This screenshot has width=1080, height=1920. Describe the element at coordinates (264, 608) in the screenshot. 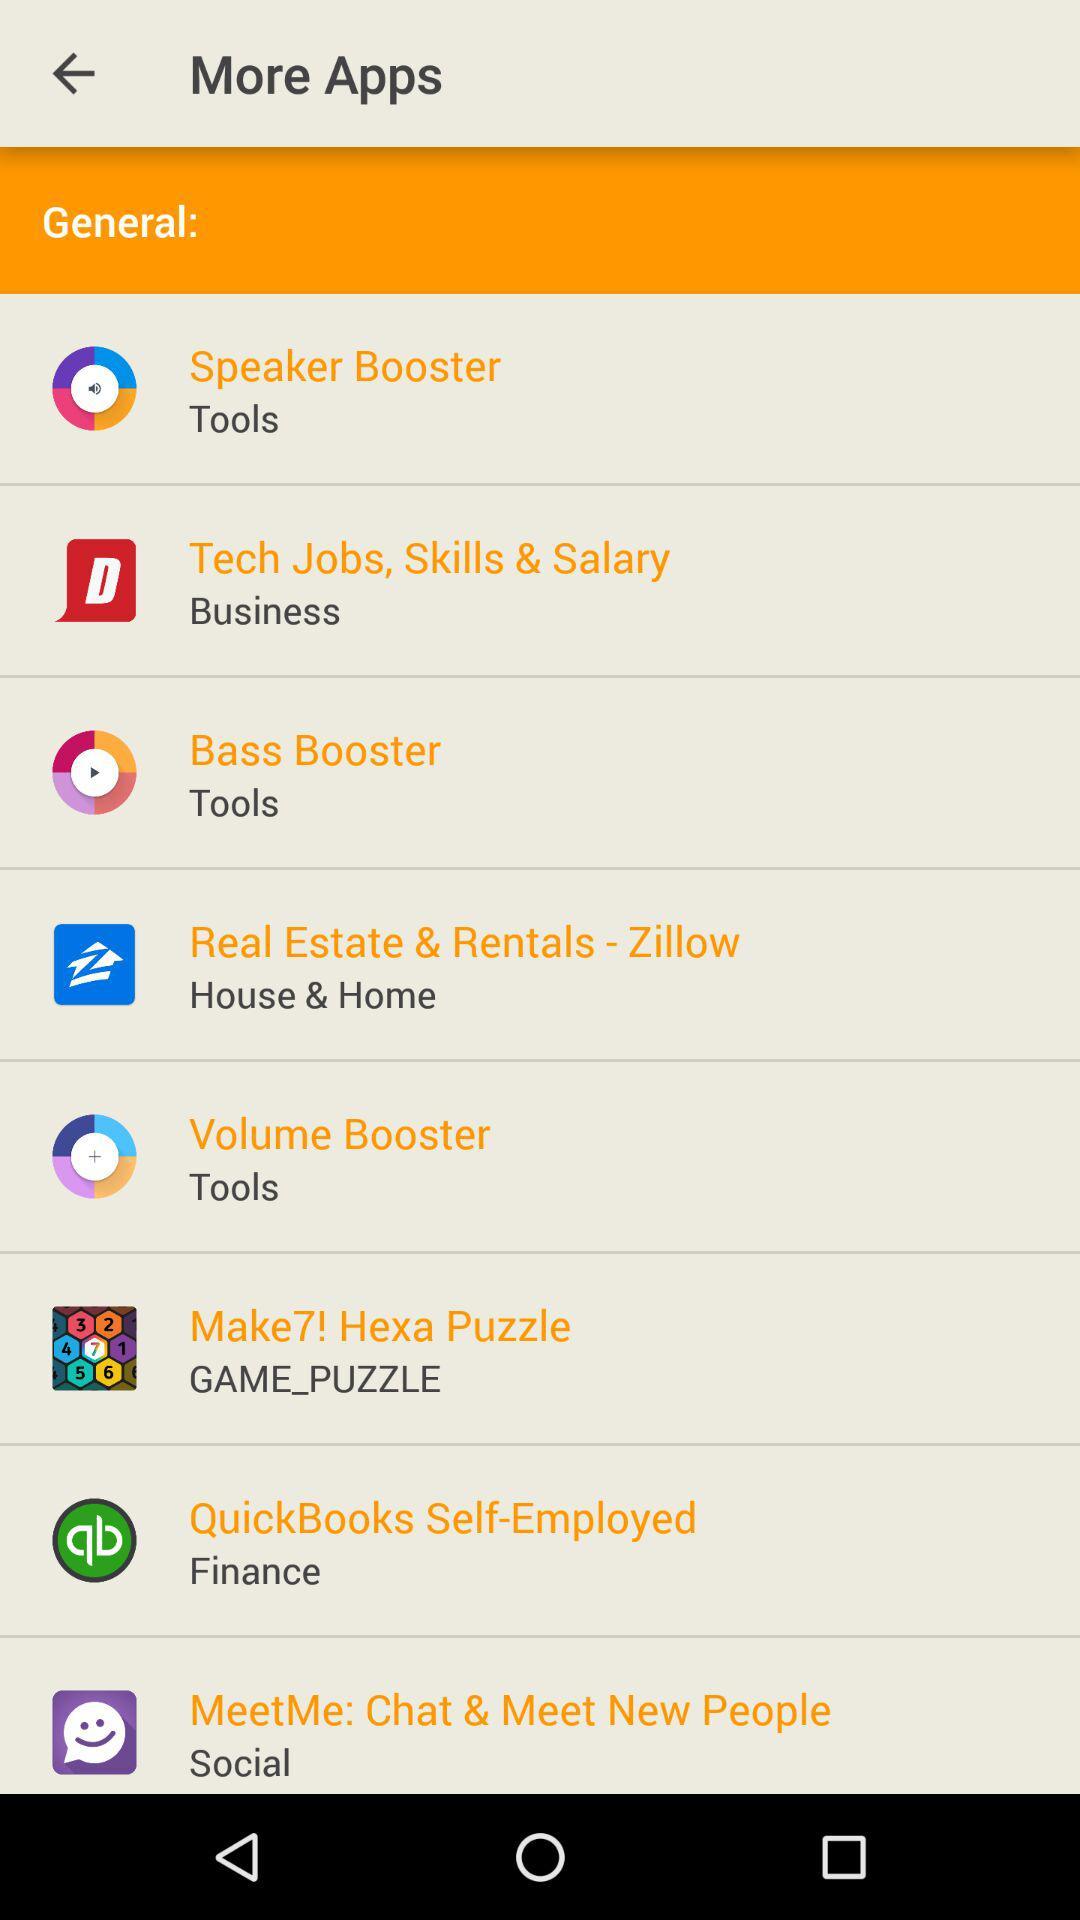

I see `item above bass booster icon` at that location.